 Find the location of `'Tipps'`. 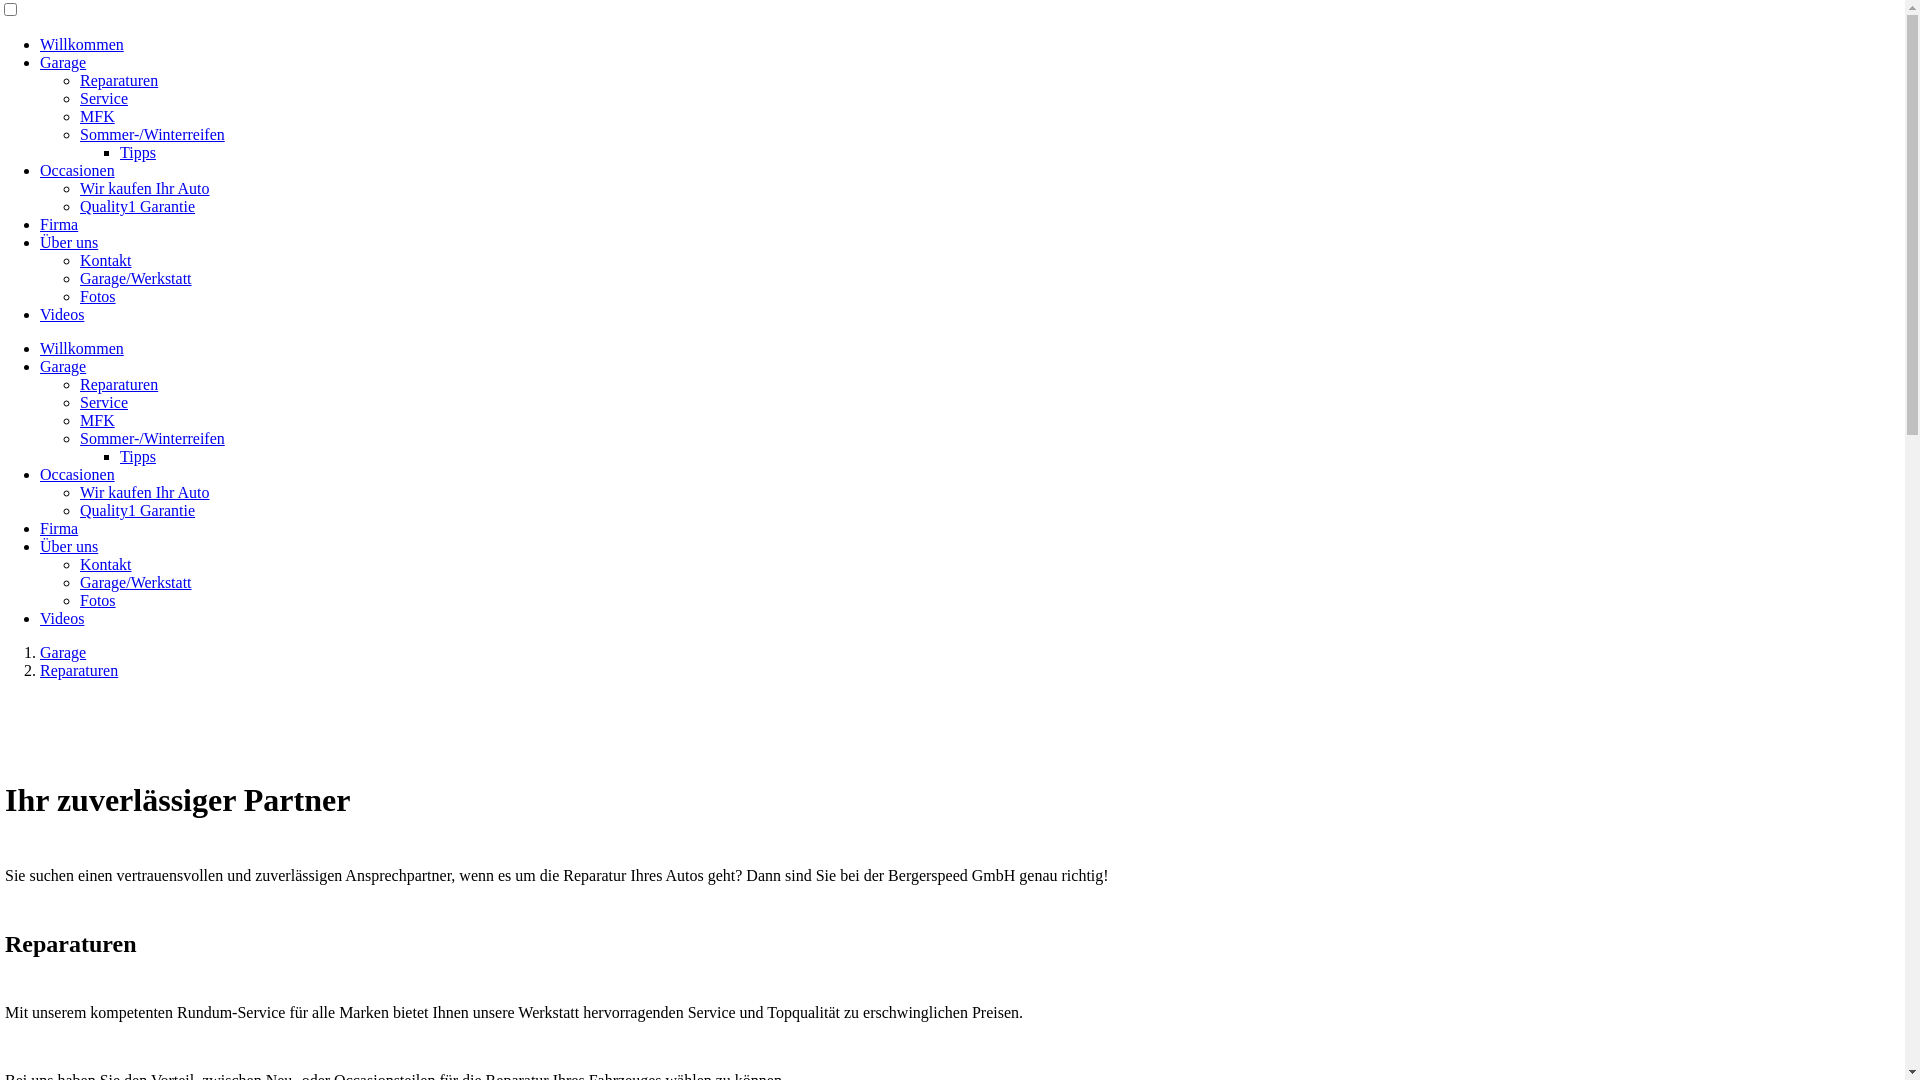

'Tipps' is located at coordinates (119, 151).